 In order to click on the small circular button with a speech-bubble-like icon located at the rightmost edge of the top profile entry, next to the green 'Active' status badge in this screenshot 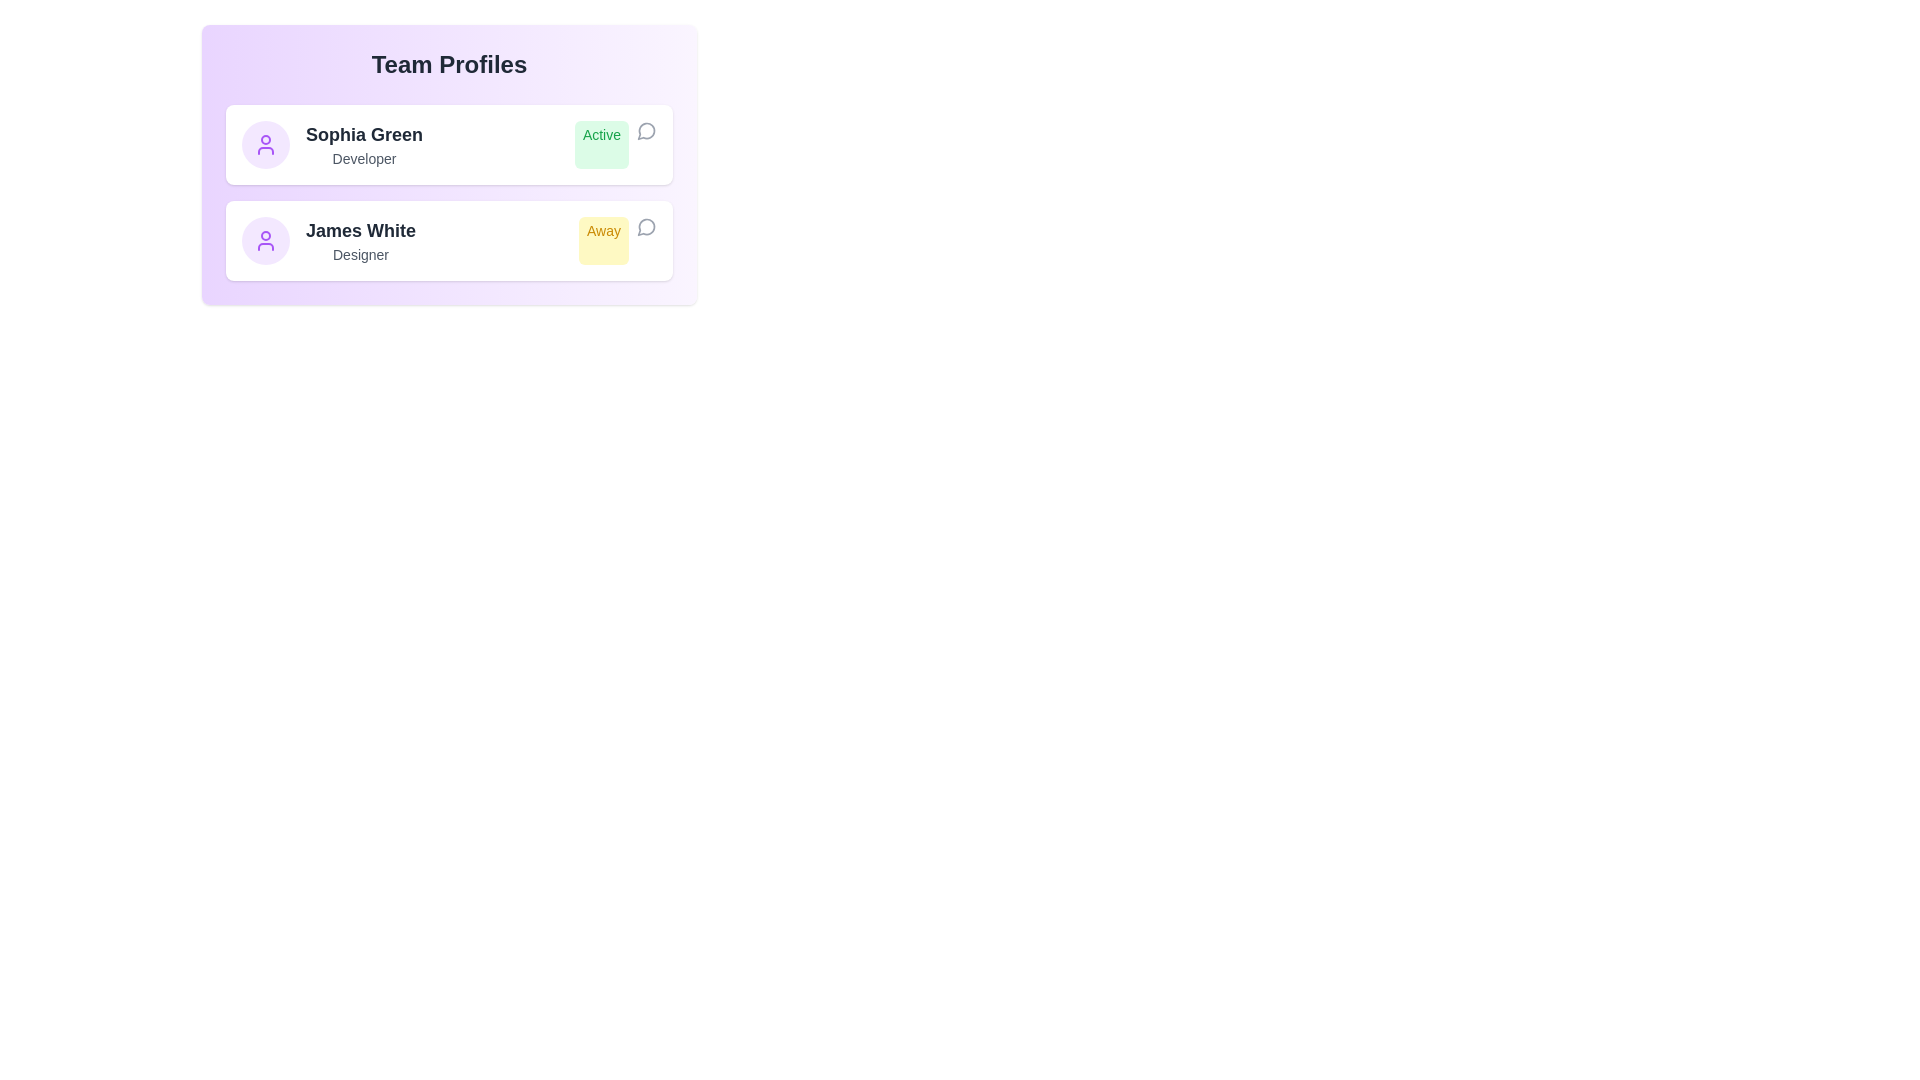, I will do `click(646, 131)`.